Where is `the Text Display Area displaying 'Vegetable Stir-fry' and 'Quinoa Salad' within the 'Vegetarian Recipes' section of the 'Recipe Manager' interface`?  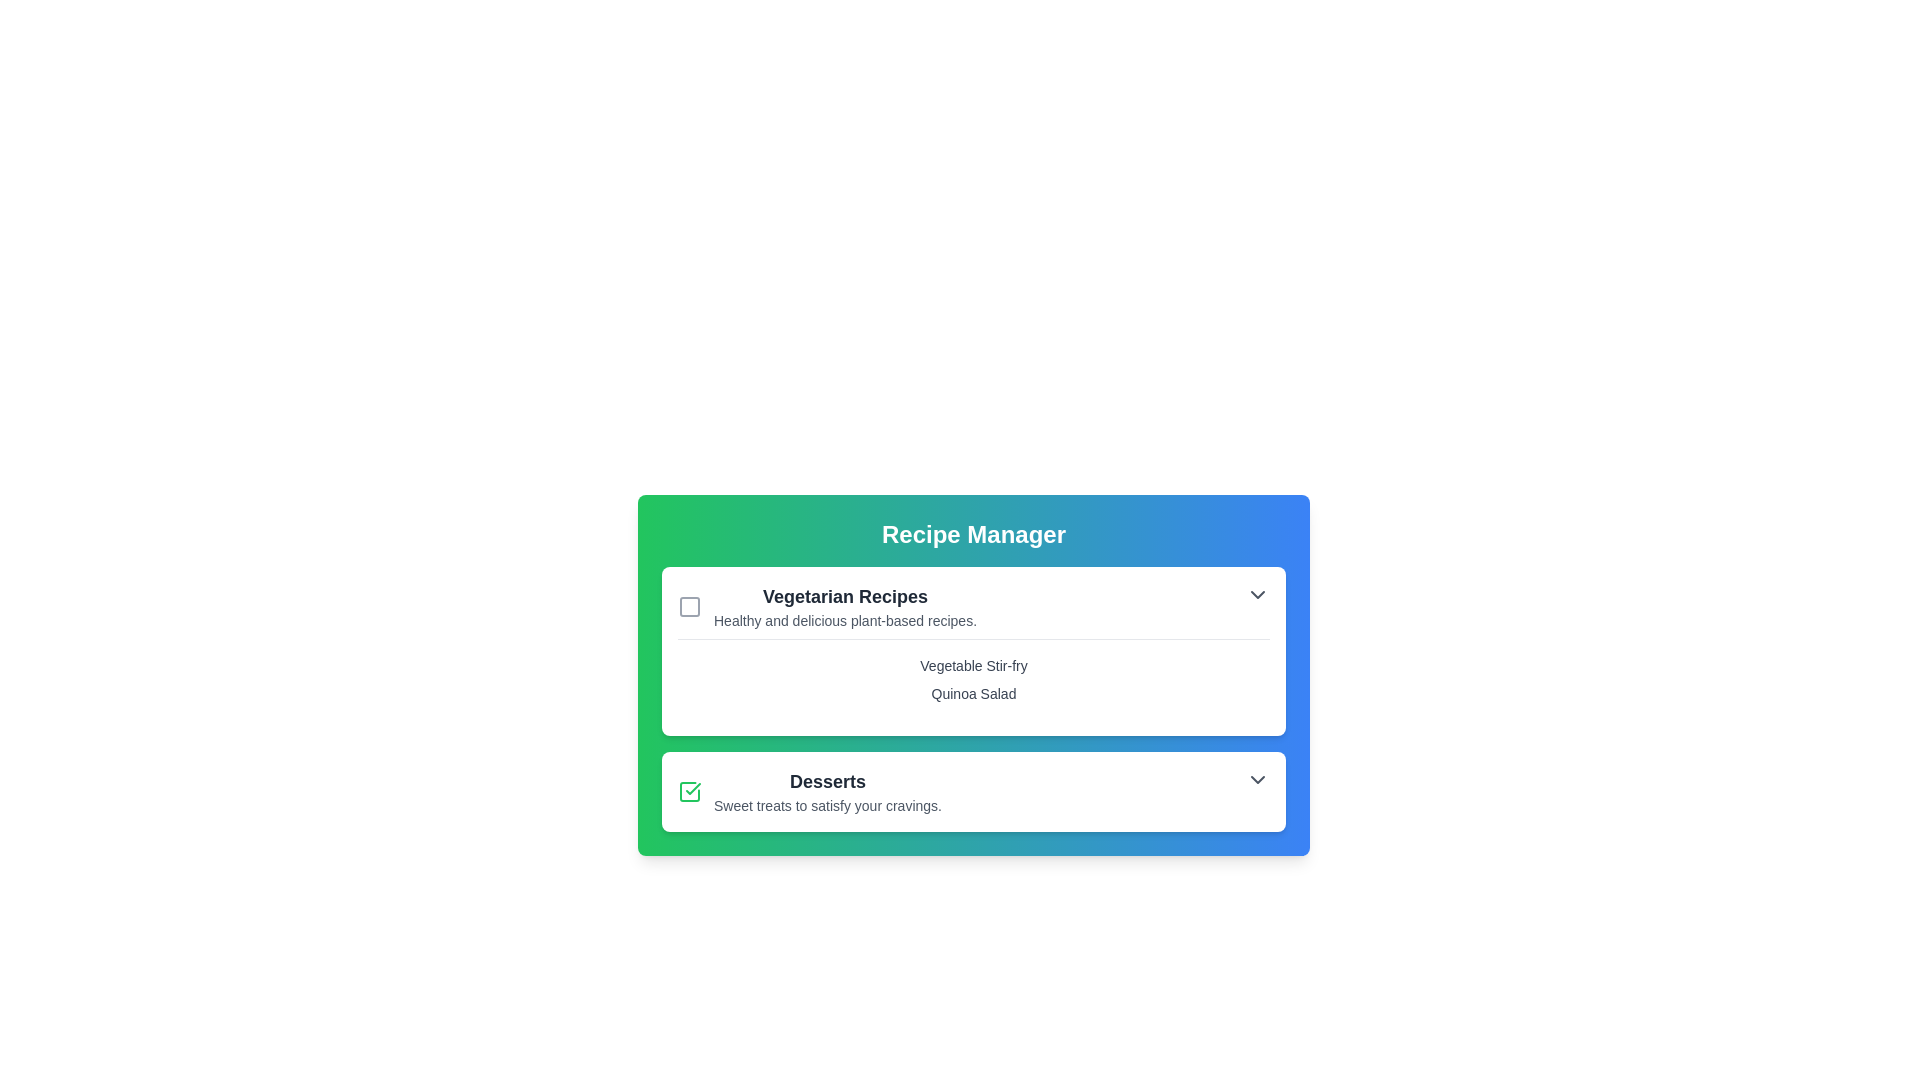
the Text Display Area displaying 'Vegetable Stir-fry' and 'Quinoa Salad' within the 'Vegetarian Recipes' section of the 'Recipe Manager' interface is located at coordinates (974, 677).